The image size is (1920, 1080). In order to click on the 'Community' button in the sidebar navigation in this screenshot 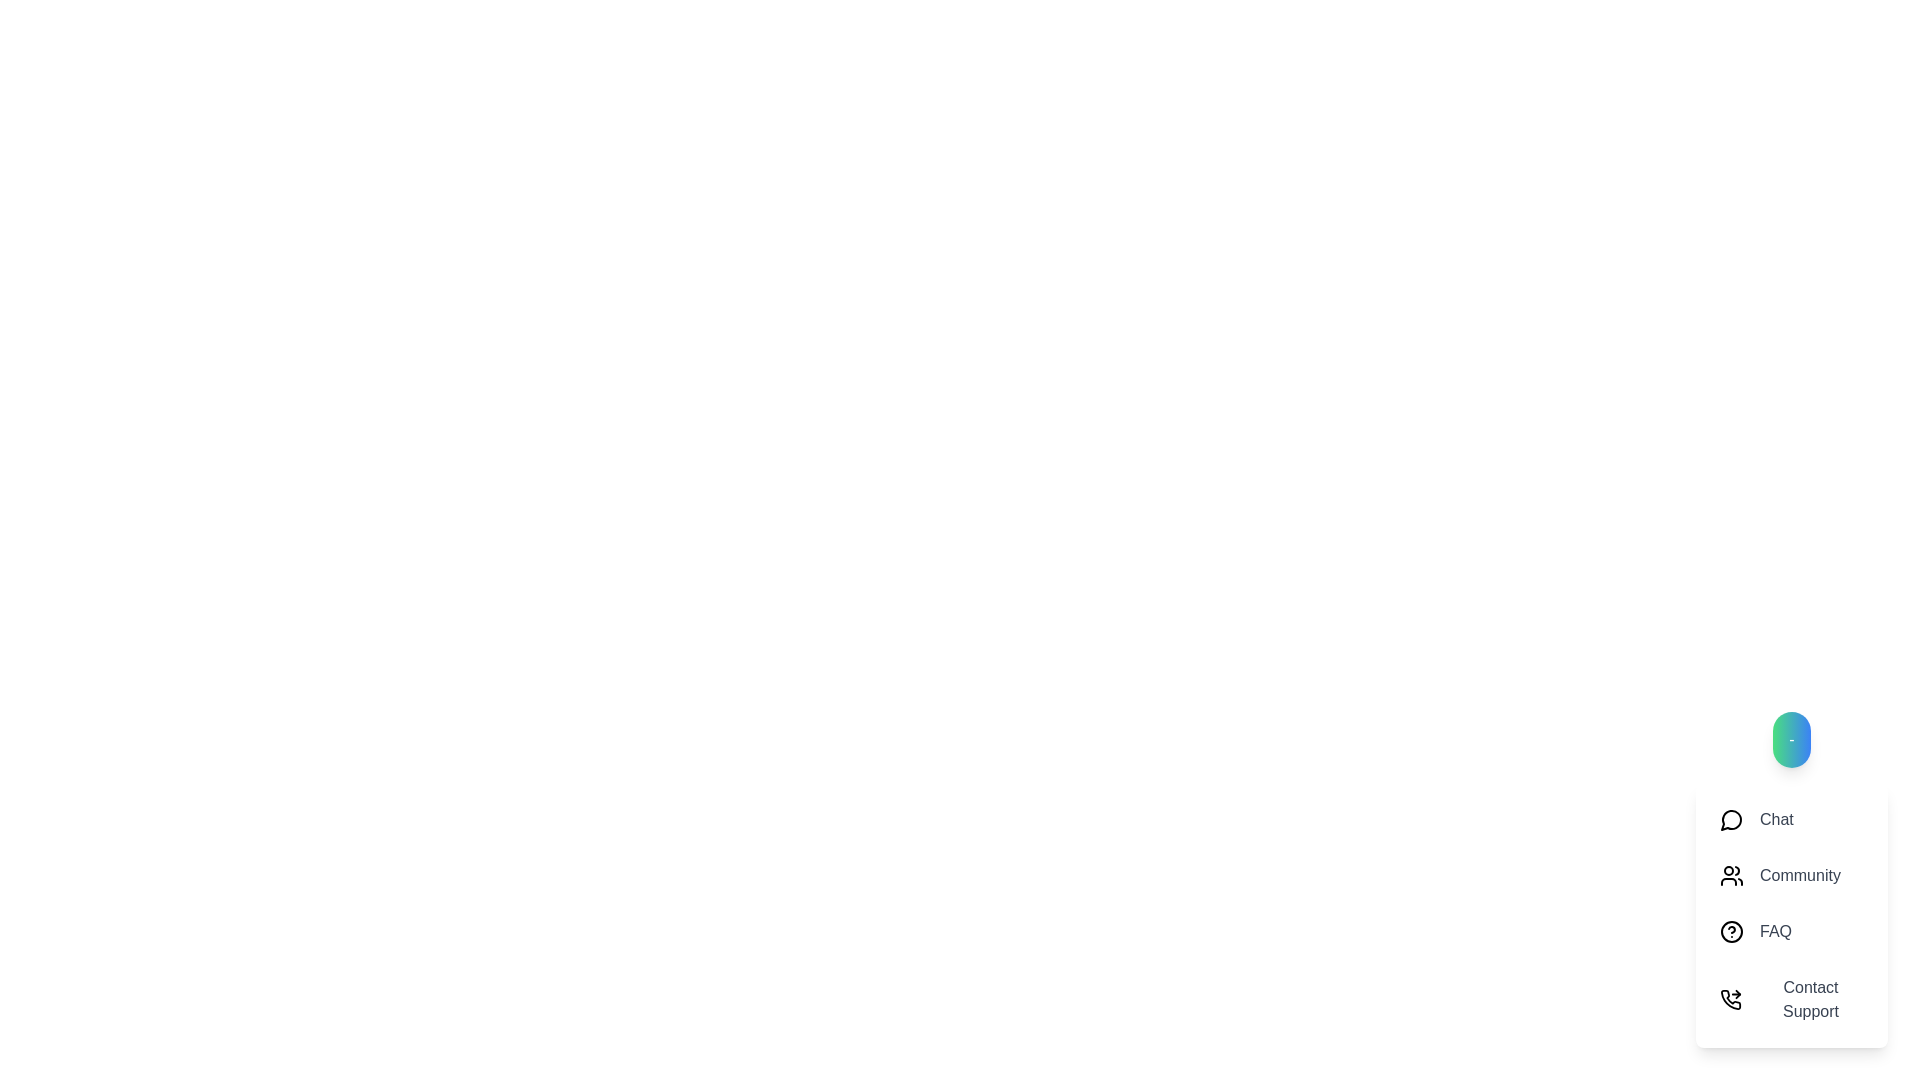, I will do `click(1791, 874)`.